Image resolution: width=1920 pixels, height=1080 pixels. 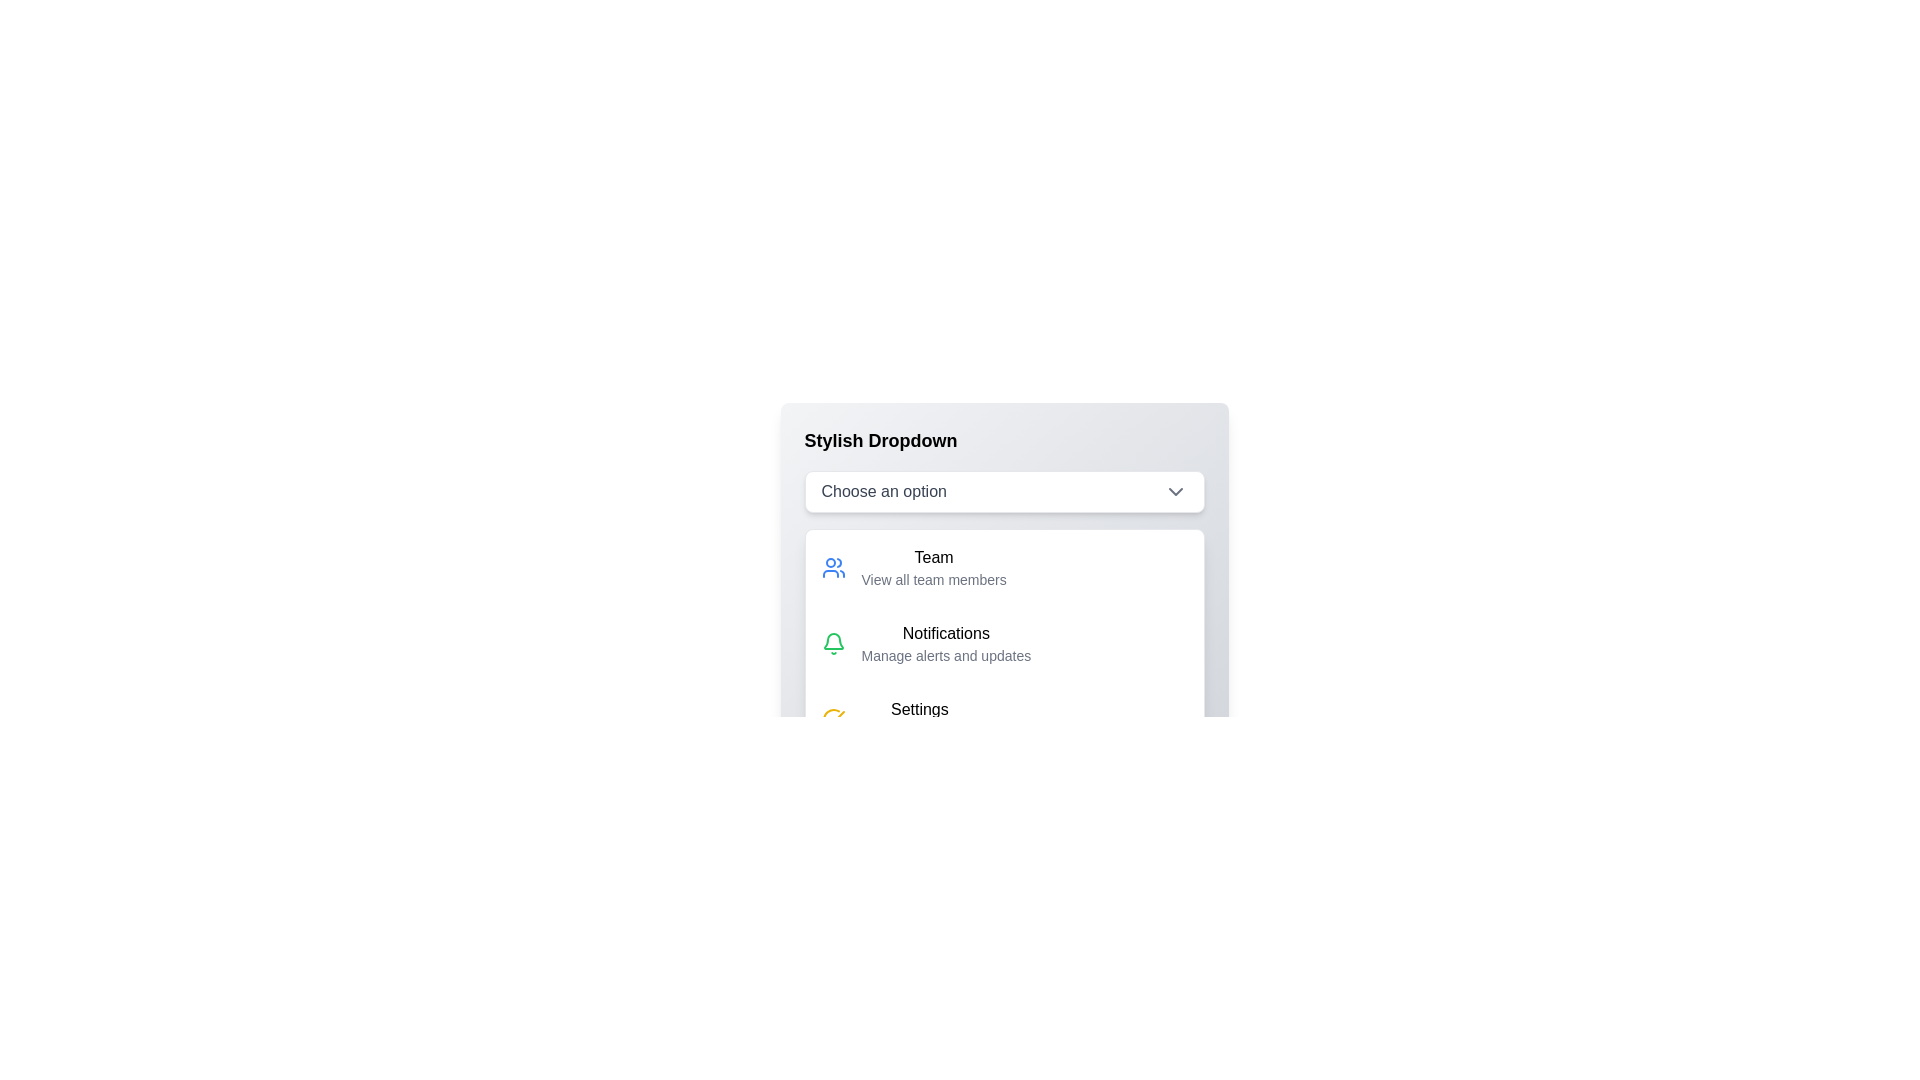 What do you see at coordinates (945, 655) in the screenshot?
I see `the text label that displays 'Manage alerts and updates', which is located beneath the 'Notifications' label in the dropdown menu` at bounding box center [945, 655].